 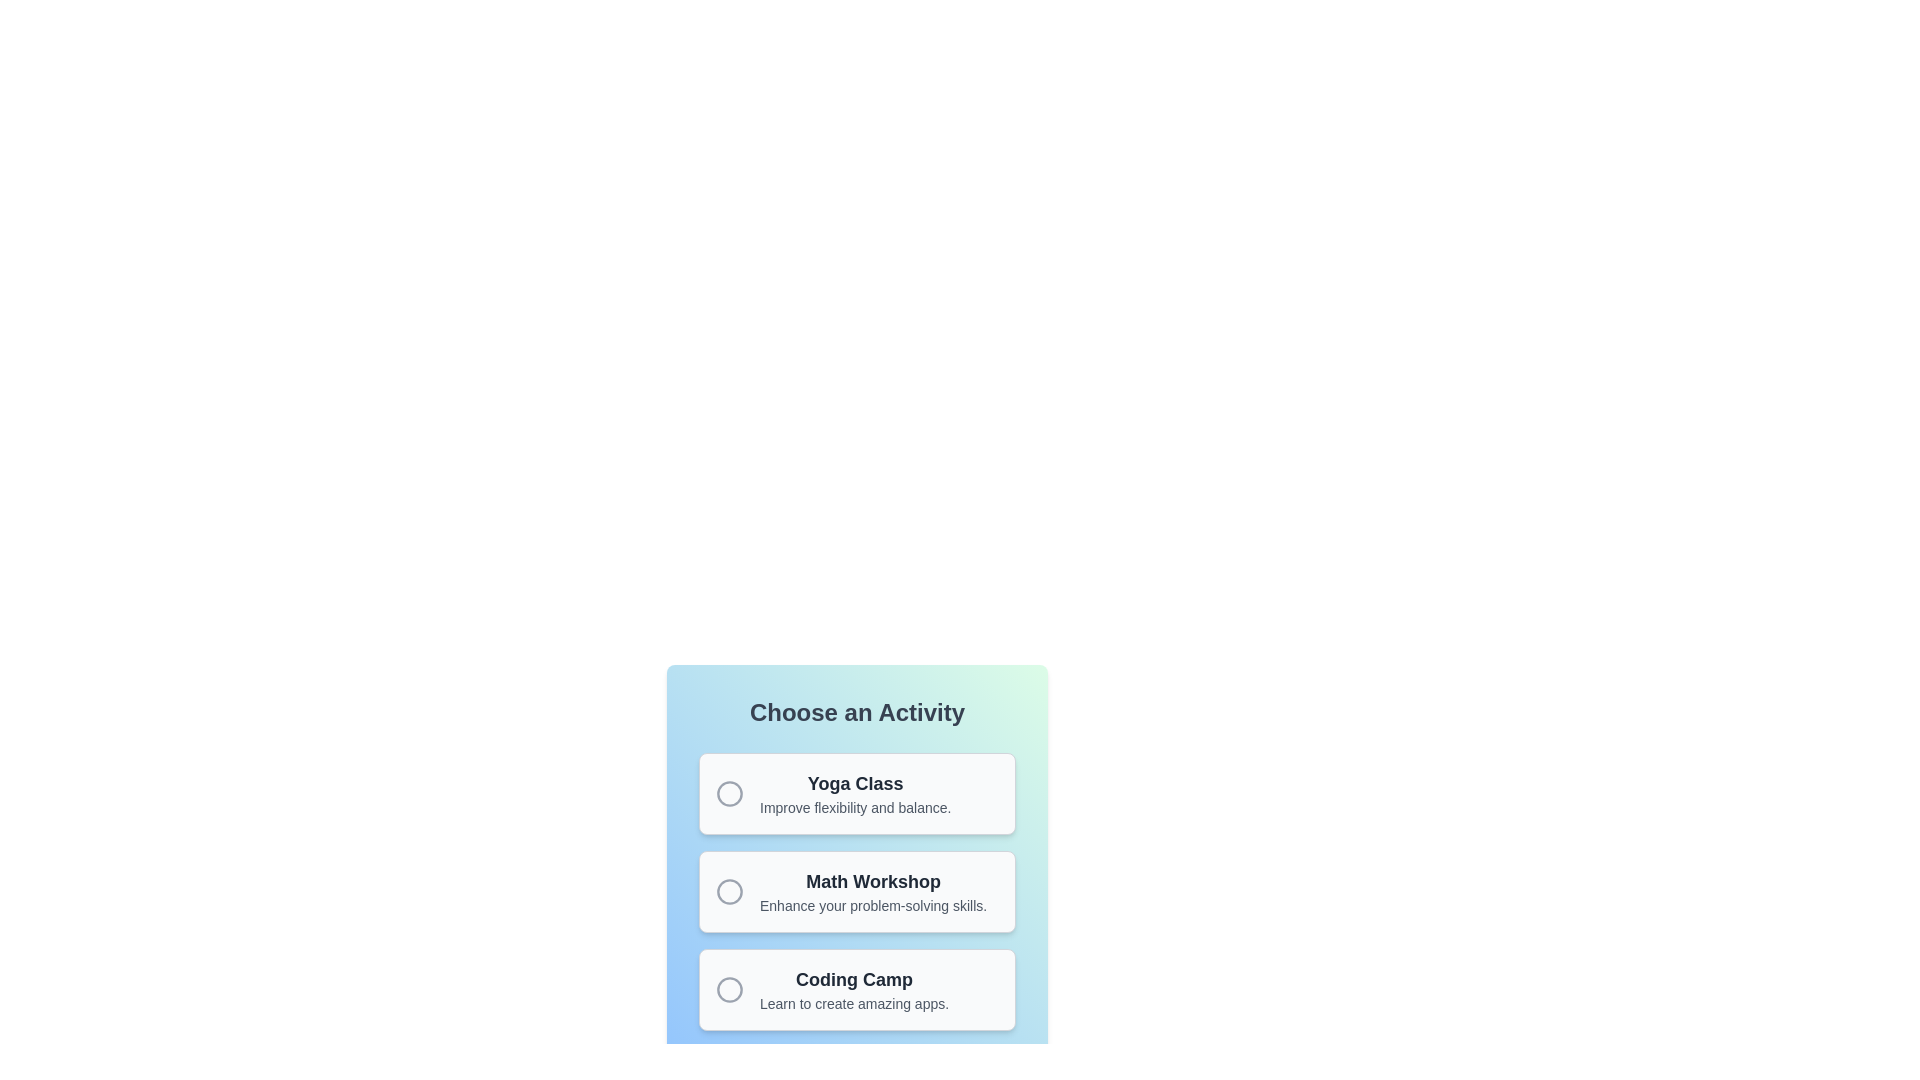 I want to click on the circular radio button indicator located to the left of the 'Yoga Class' text, so click(x=728, y=793).